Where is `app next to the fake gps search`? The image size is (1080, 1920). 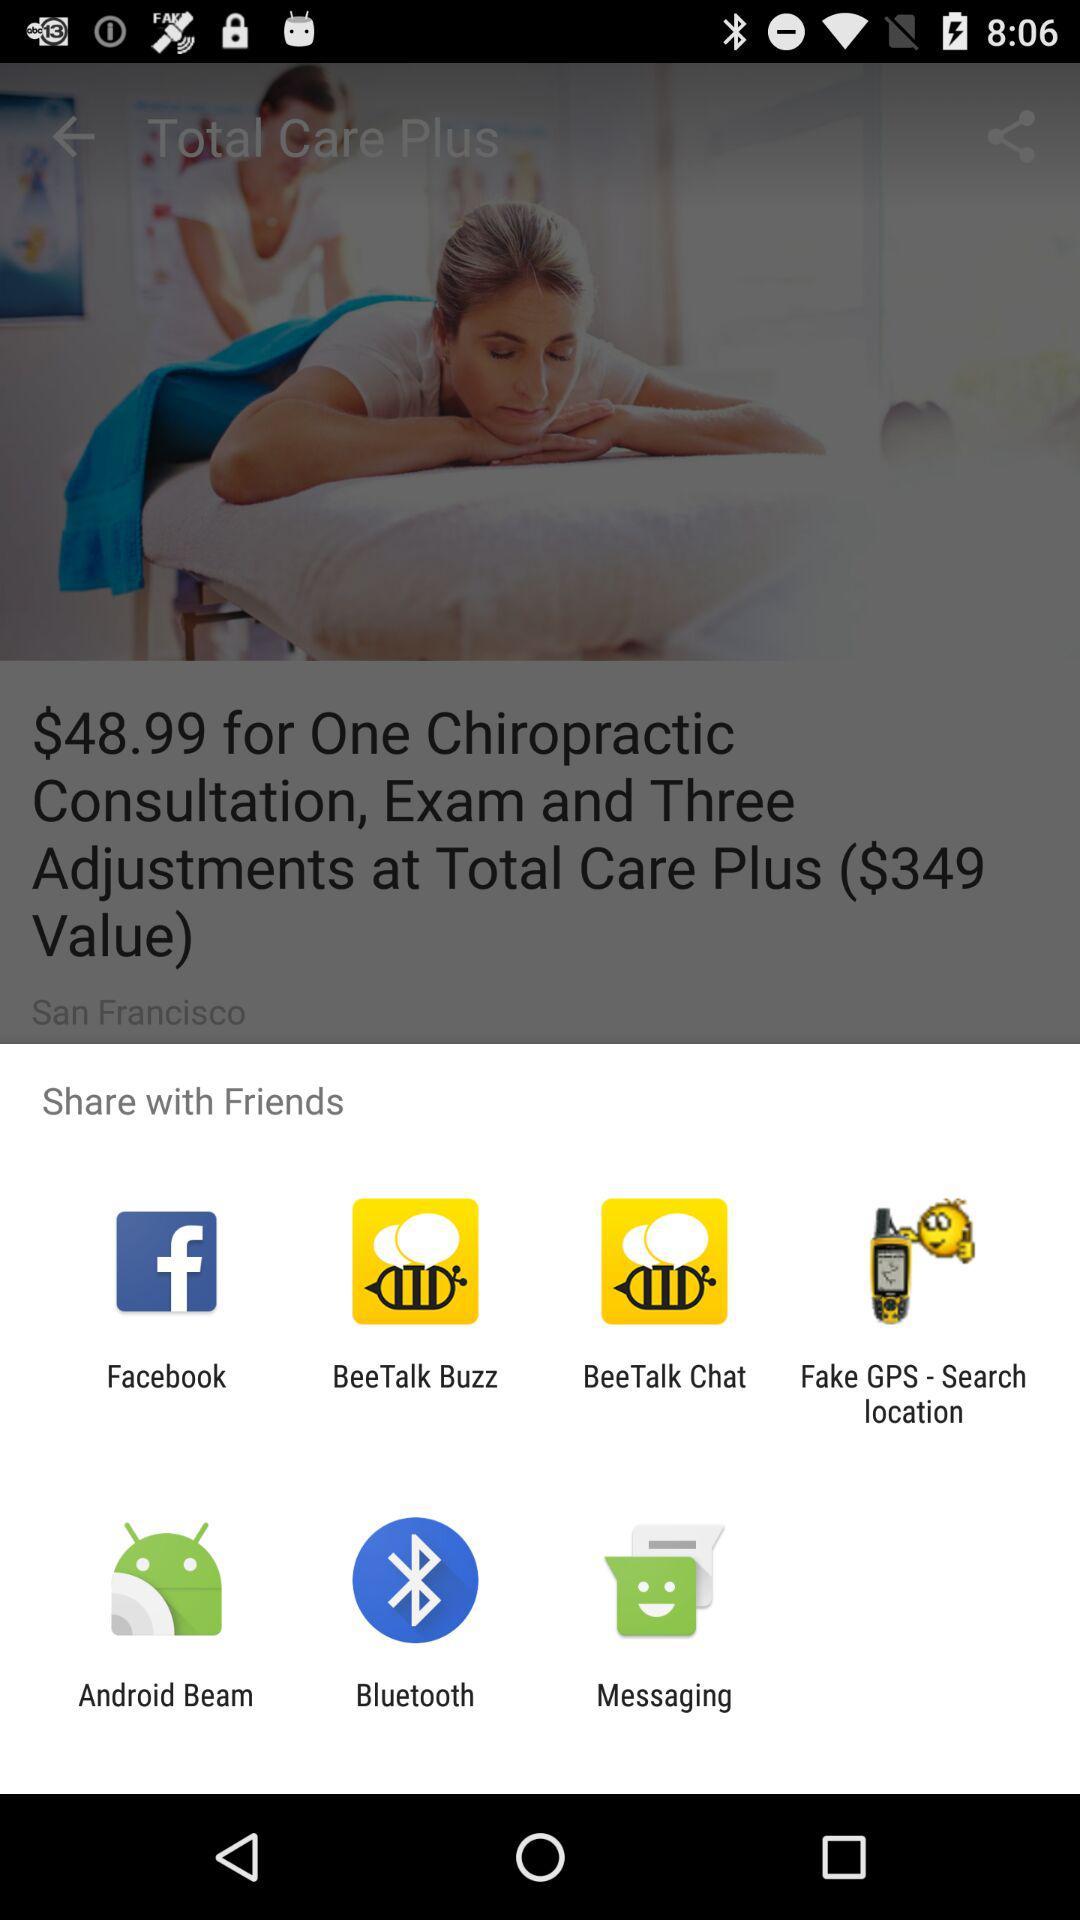 app next to the fake gps search is located at coordinates (664, 1392).